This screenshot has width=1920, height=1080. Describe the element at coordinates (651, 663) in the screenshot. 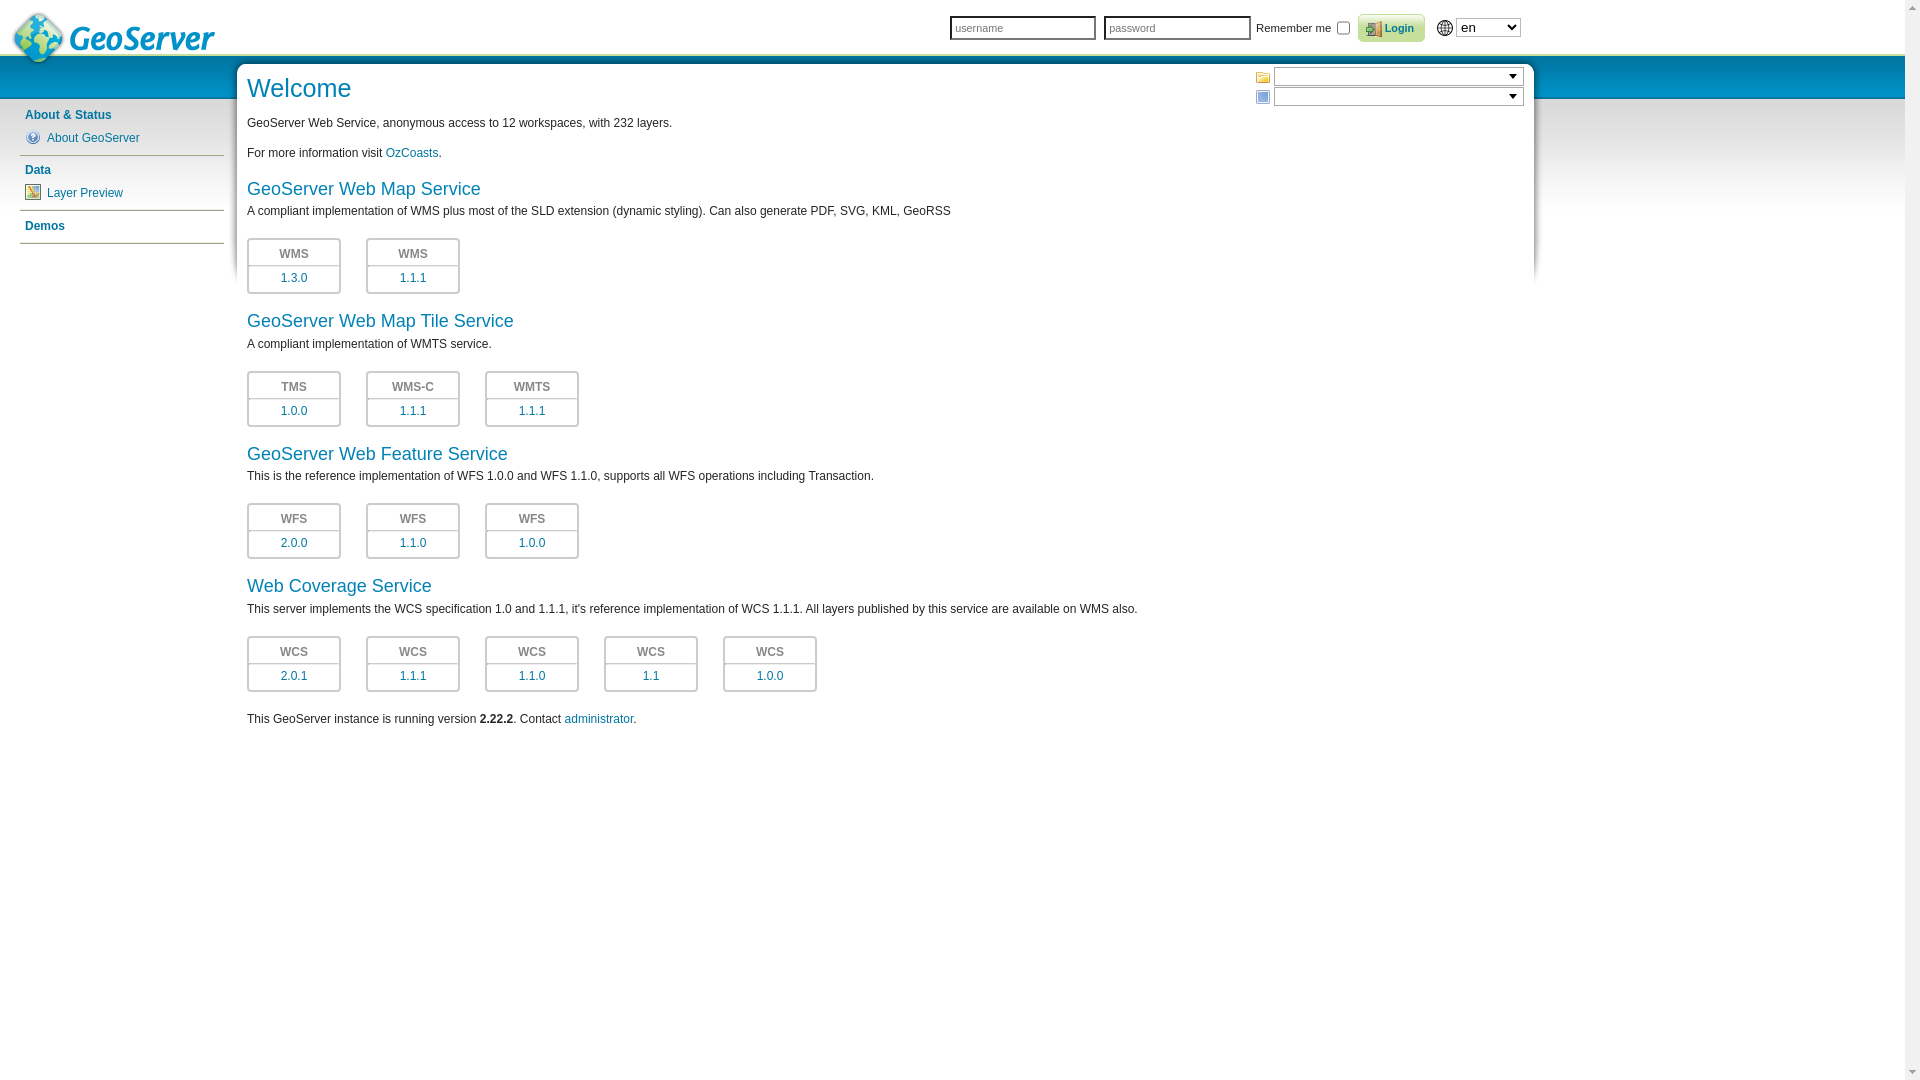

I see `'WCS` at that location.